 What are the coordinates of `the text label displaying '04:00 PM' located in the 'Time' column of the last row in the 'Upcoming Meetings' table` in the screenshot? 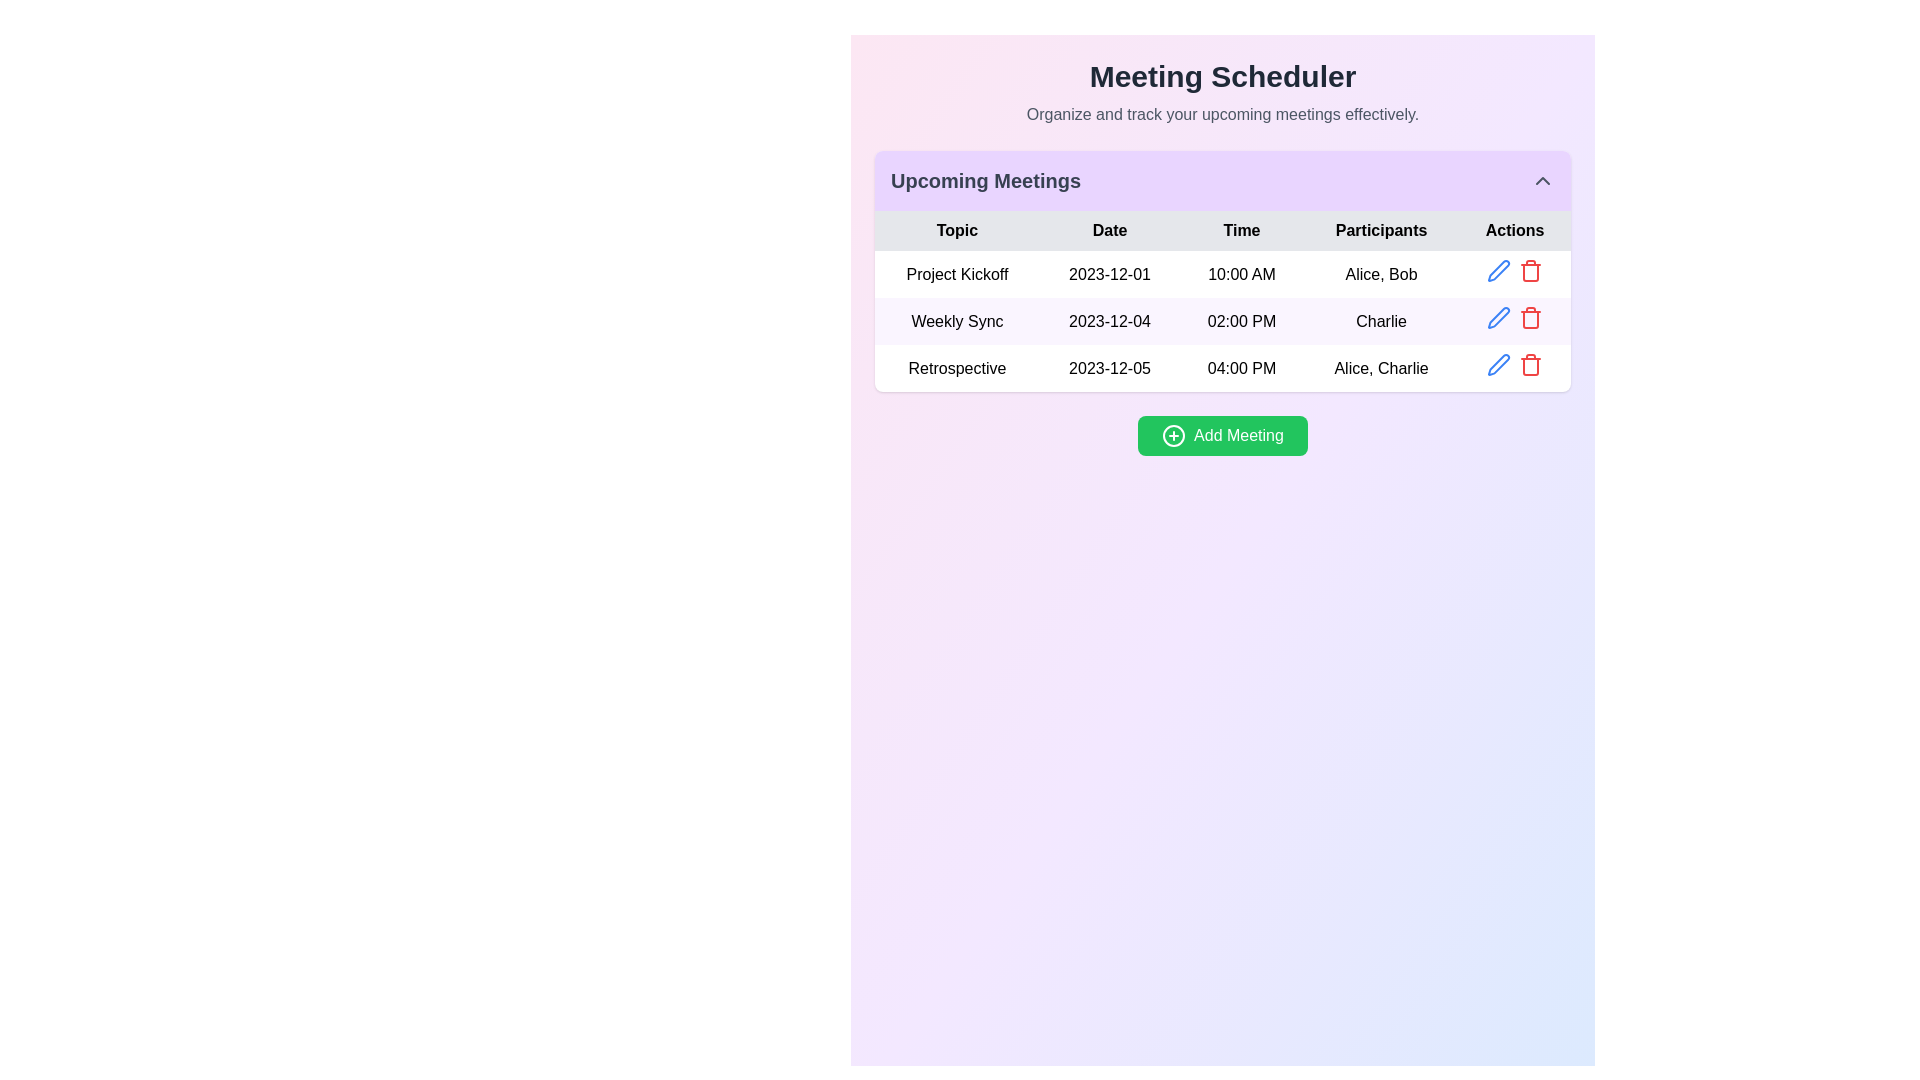 It's located at (1241, 368).